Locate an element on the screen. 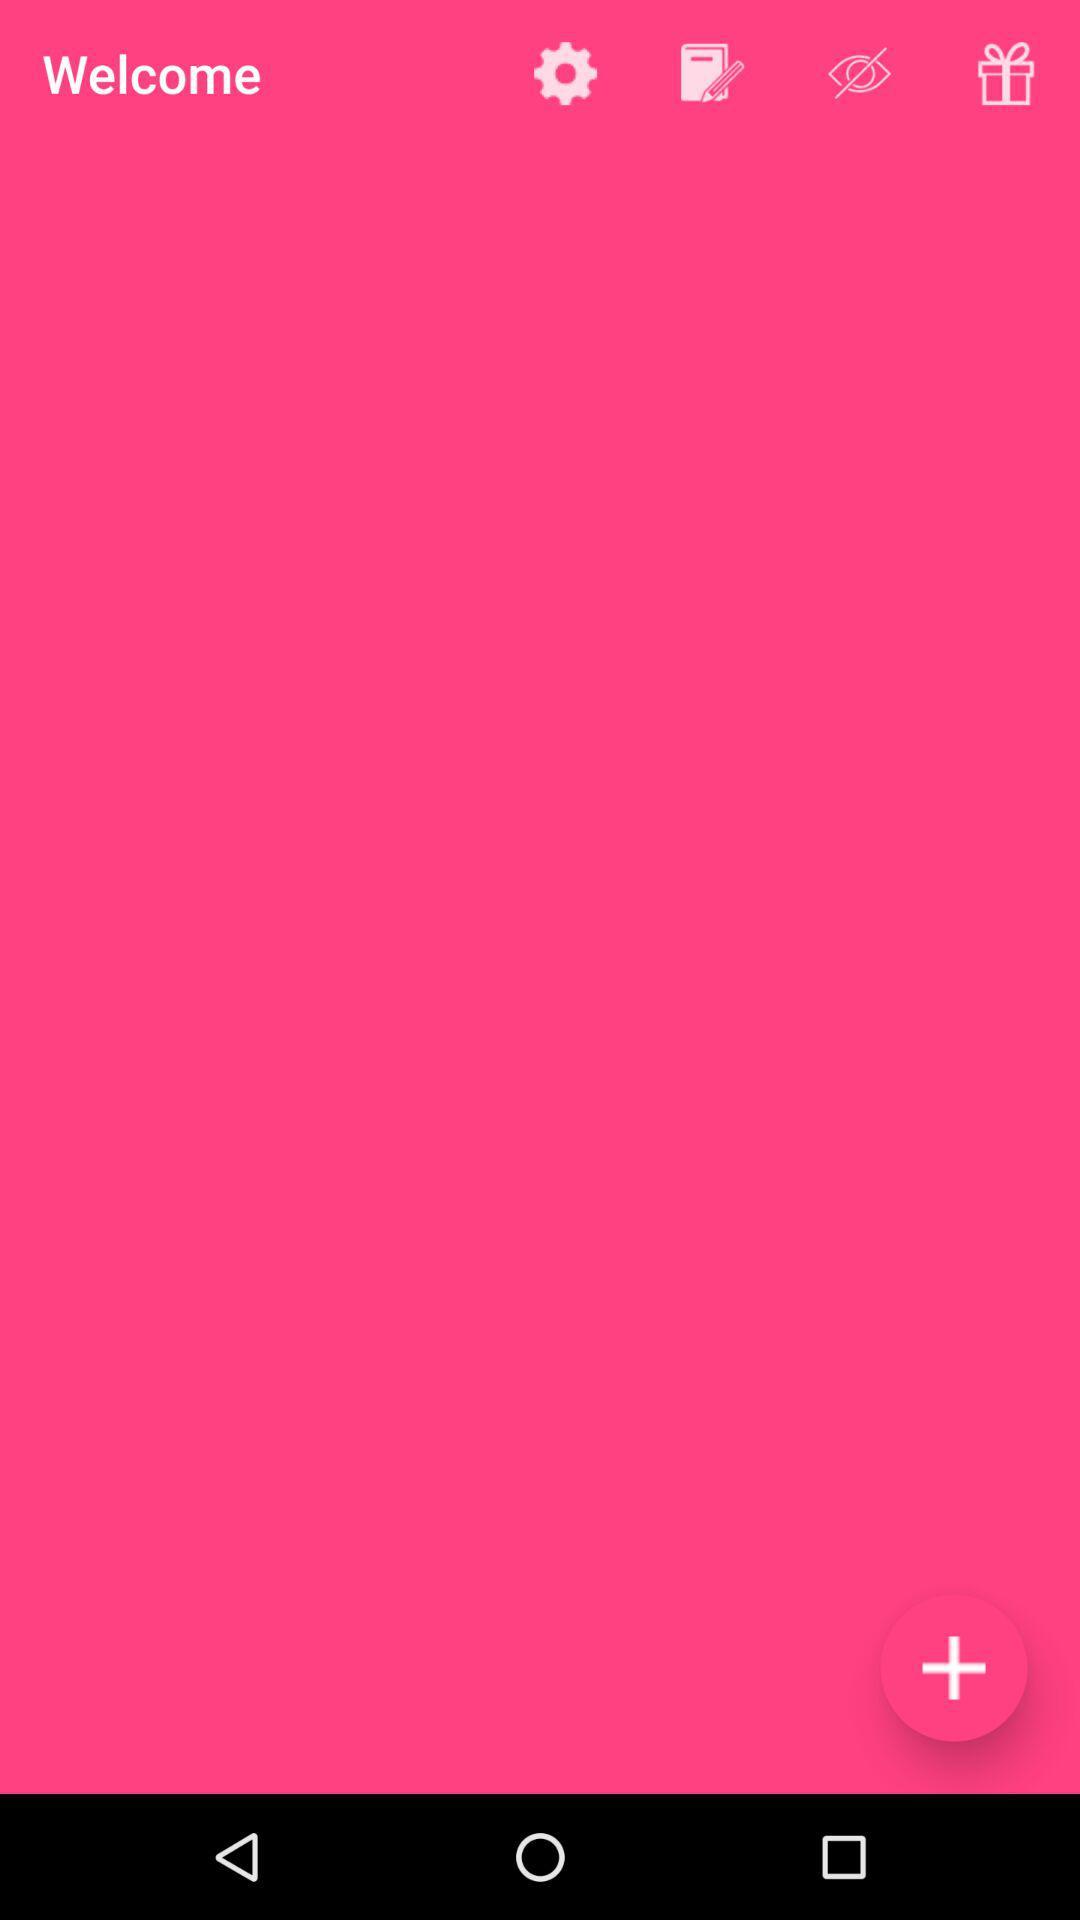 The image size is (1080, 1920). send gift is located at coordinates (1006, 73).